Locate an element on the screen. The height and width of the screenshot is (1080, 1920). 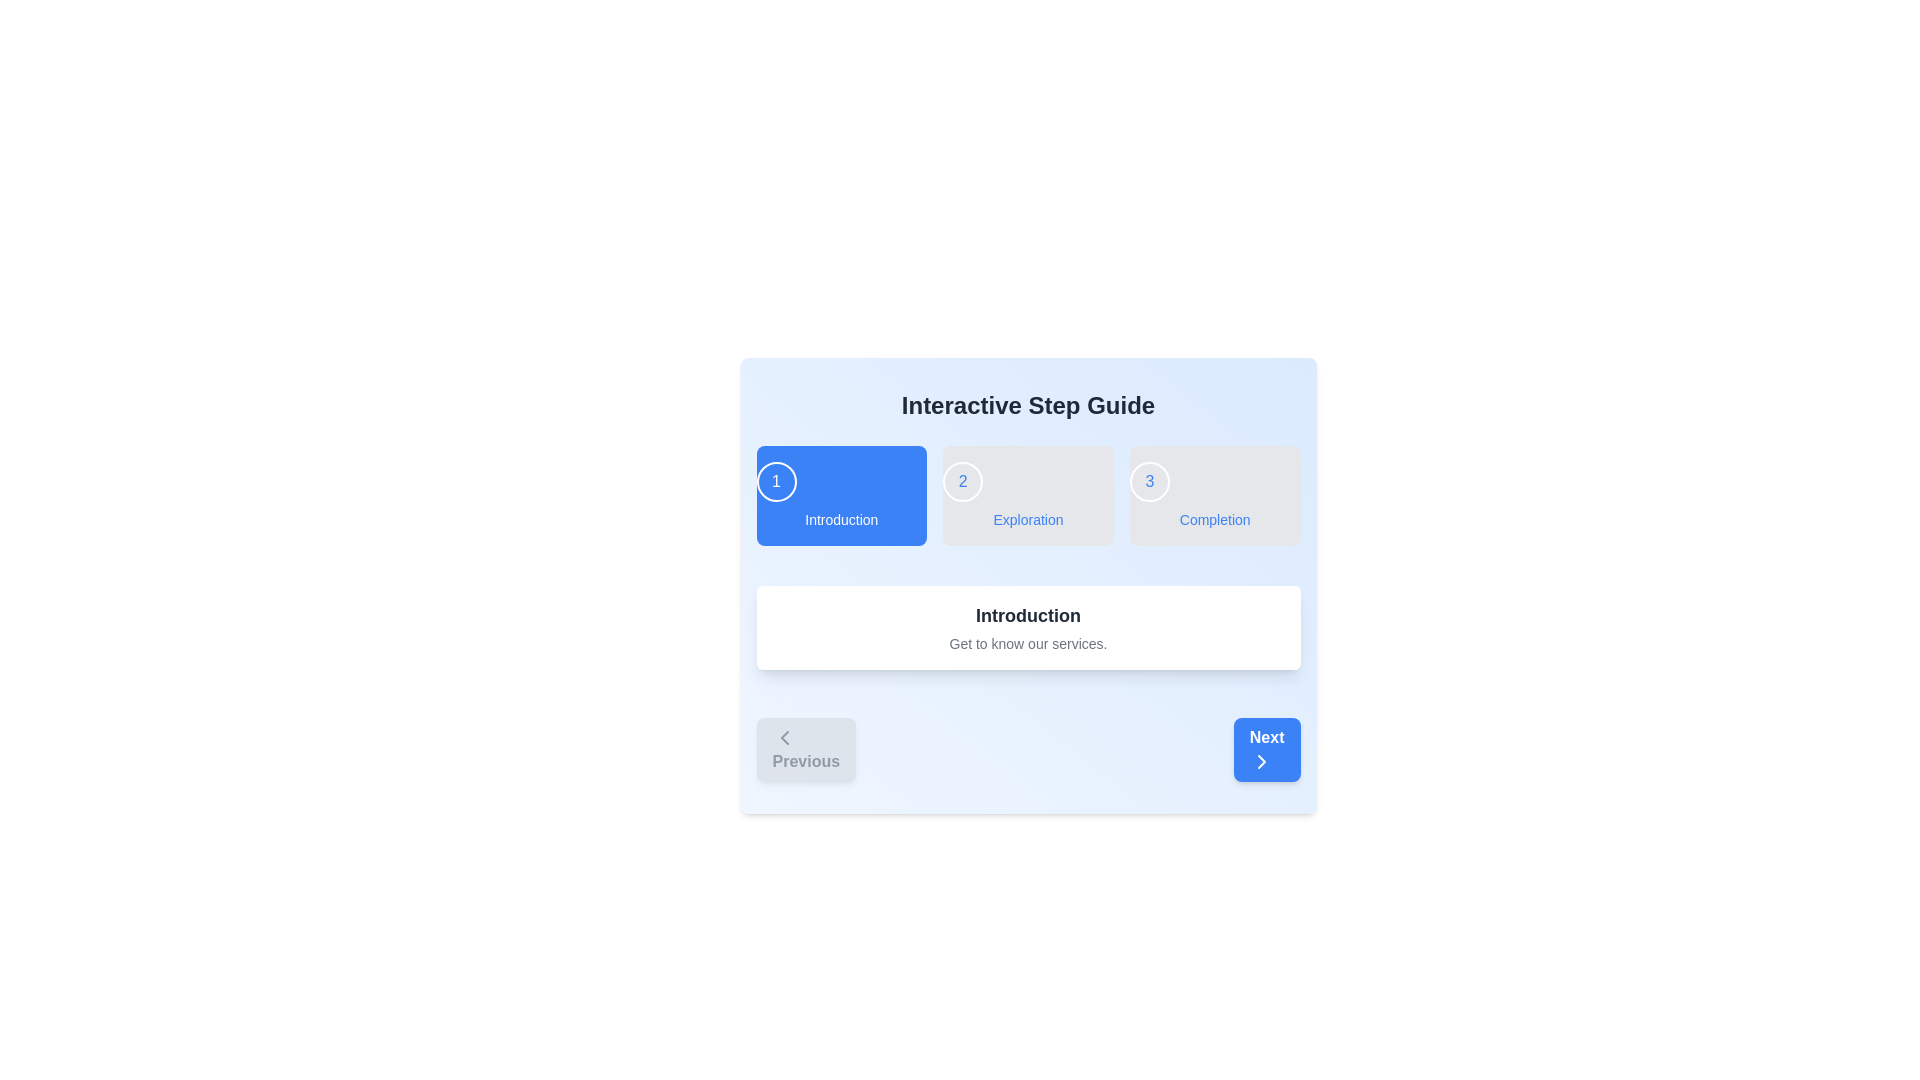
heading 'Introduction' and the description 'Get to know our services.' from the Informational card, which is centrally located in the Interactive Step Guide, below the step indications and above the navigation buttons is located at coordinates (1028, 627).